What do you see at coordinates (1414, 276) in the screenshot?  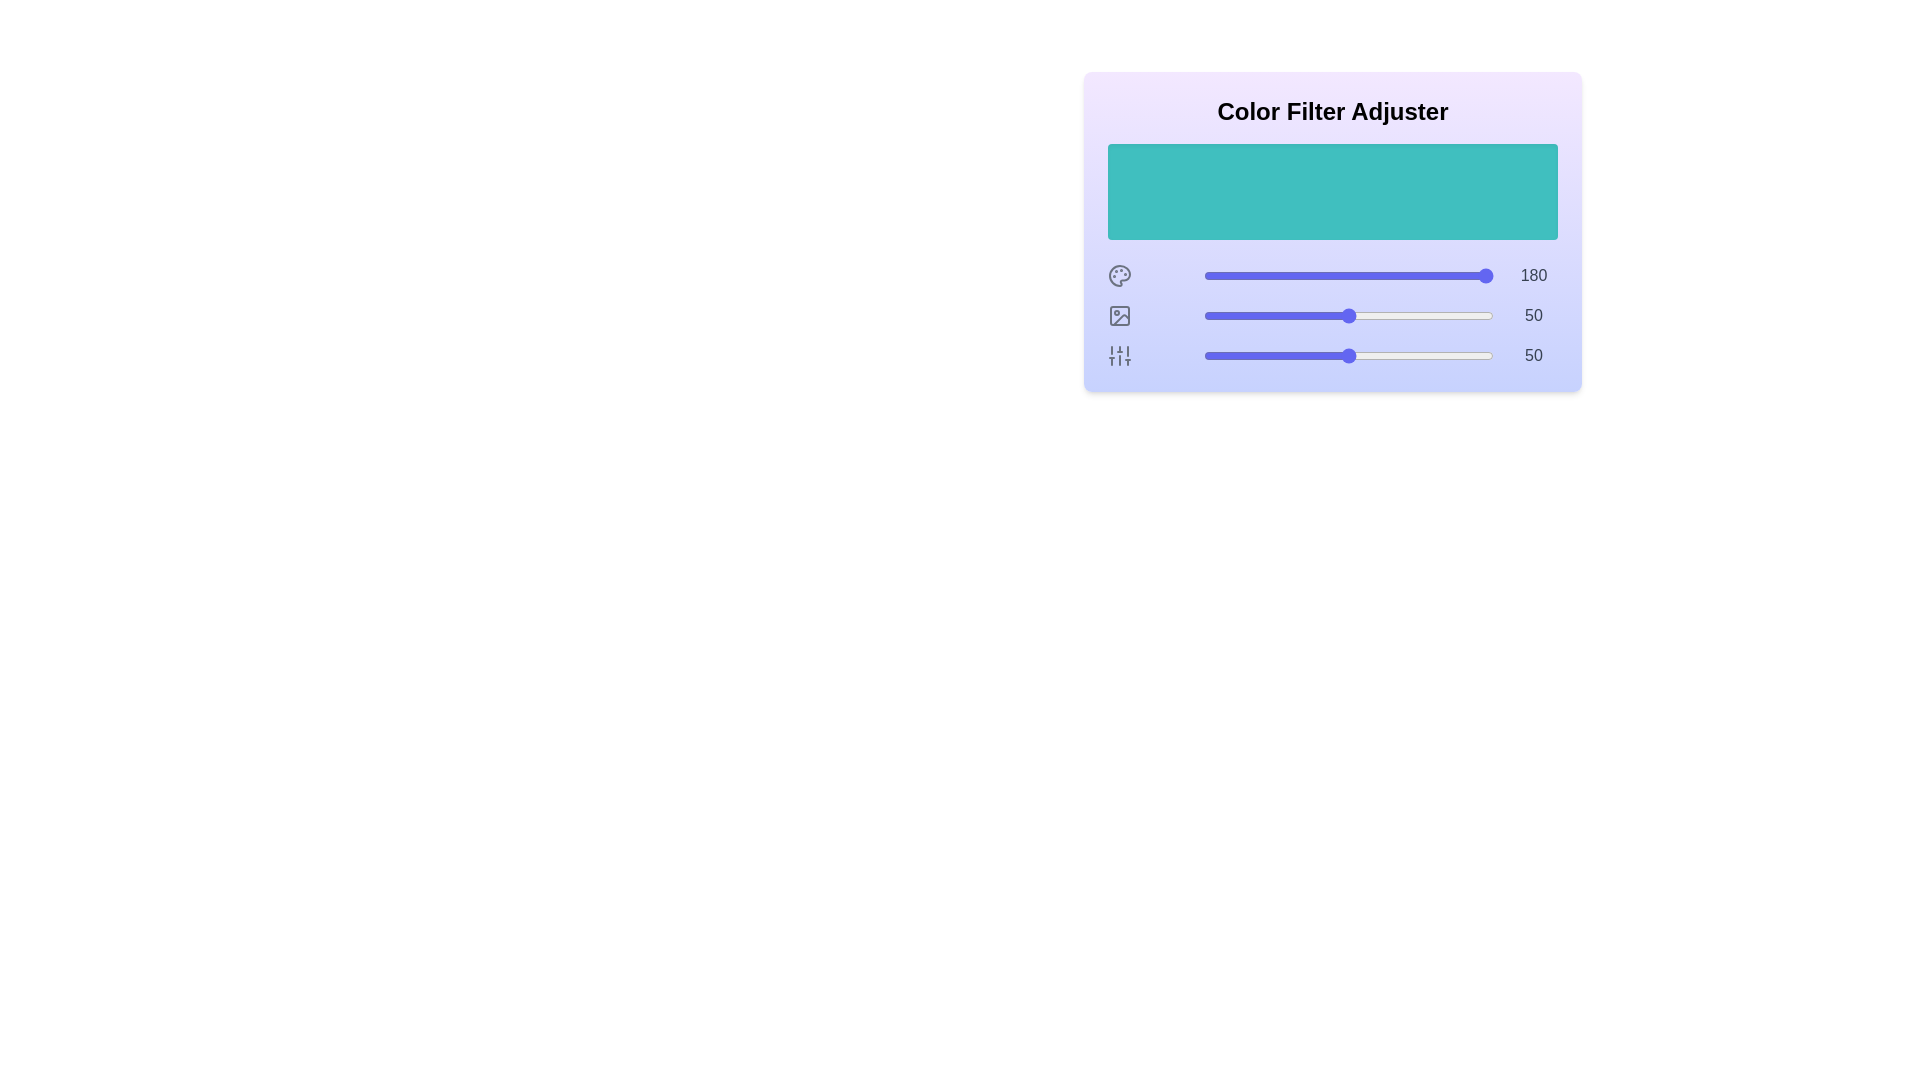 I see `the 0 slider to 73 to observe the color preview area` at bounding box center [1414, 276].